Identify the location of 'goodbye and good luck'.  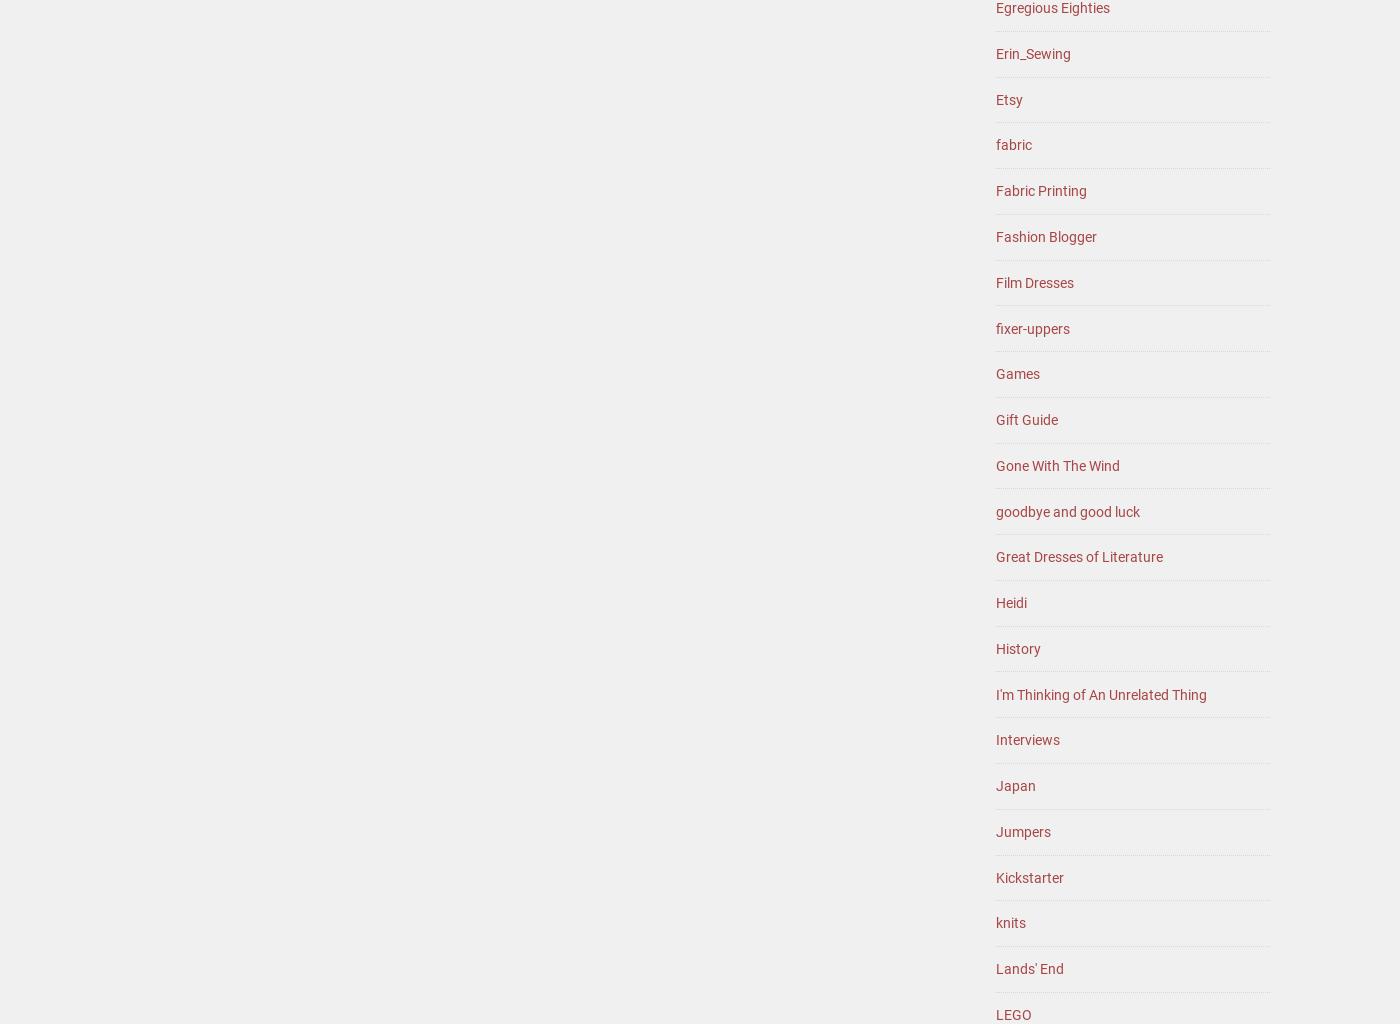
(1068, 509).